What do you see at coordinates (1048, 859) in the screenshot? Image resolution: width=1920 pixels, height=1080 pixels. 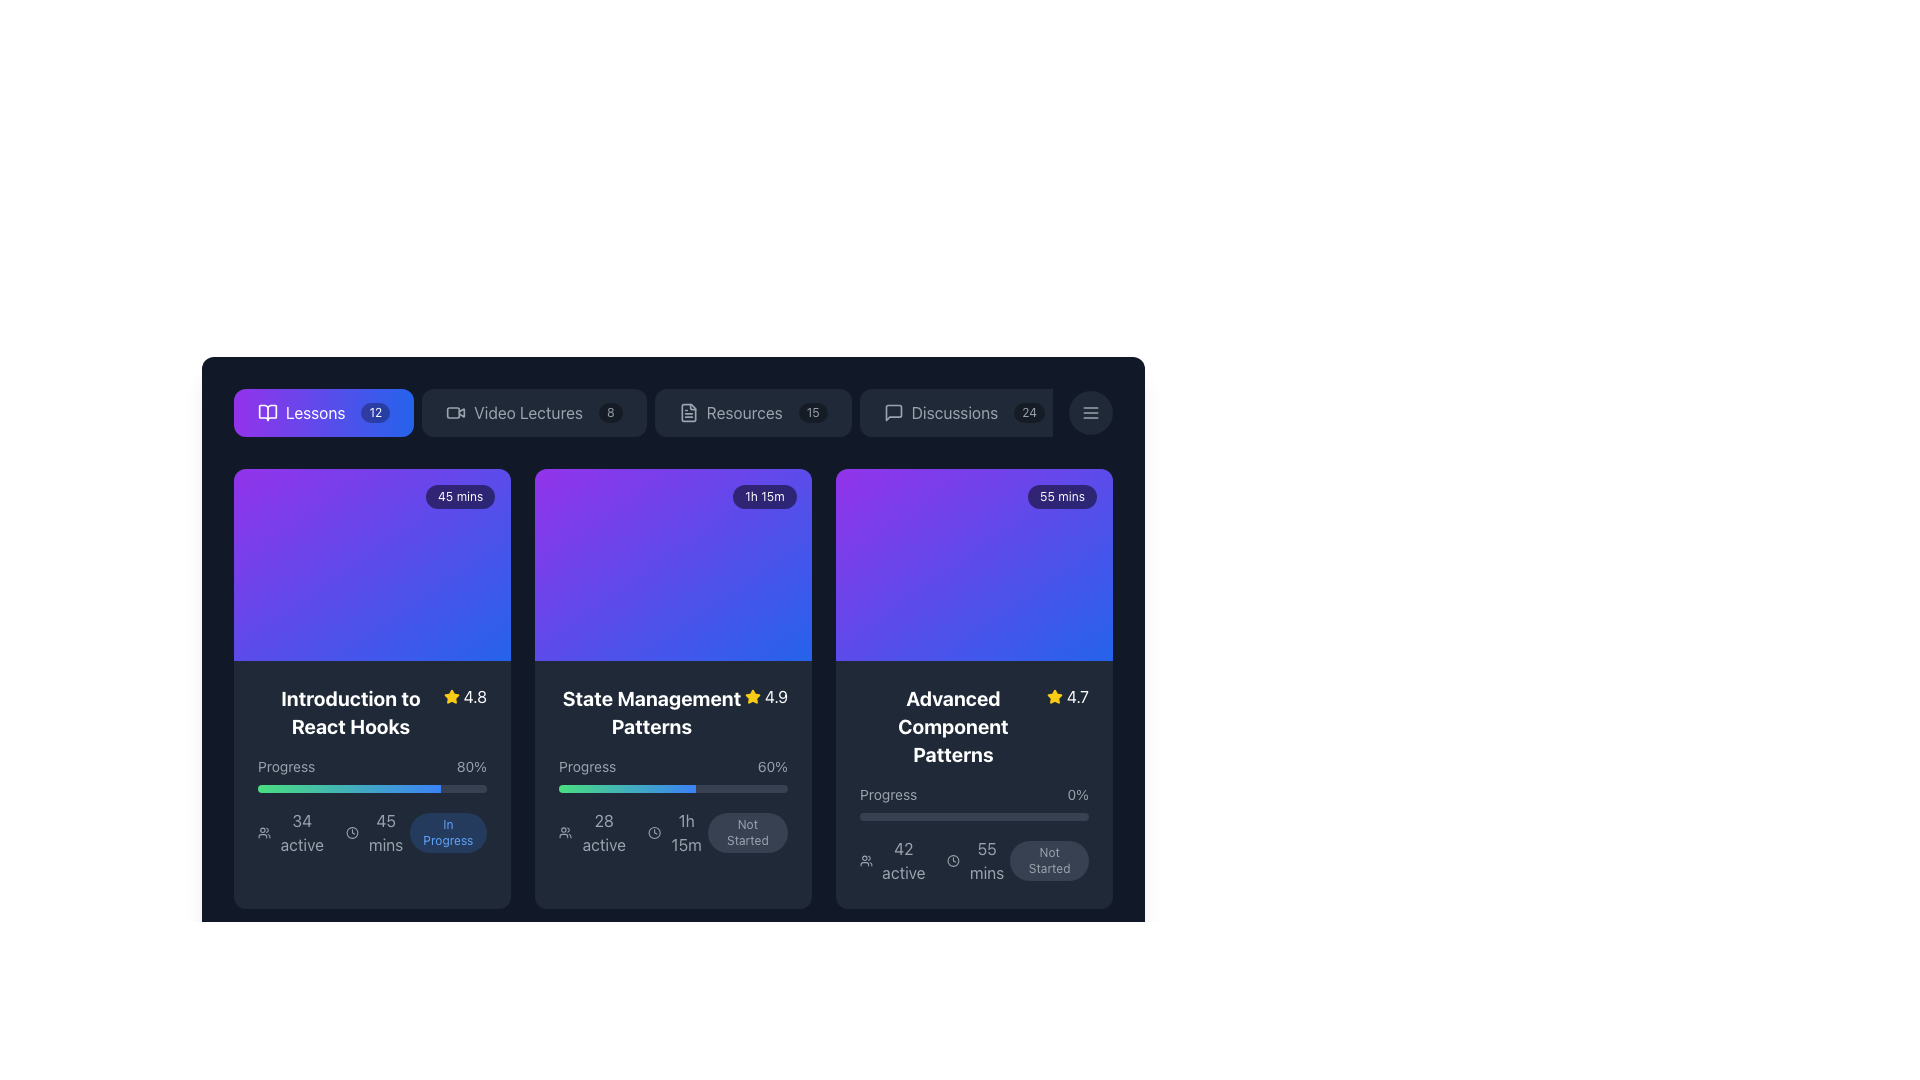 I see `the rounded rectangular label displaying 'Not Started' which is styled as a status indicator in small gray font on a dark gray background, located at the bottom-right corner of the 'Advanced Component Patterns' section` at bounding box center [1048, 859].